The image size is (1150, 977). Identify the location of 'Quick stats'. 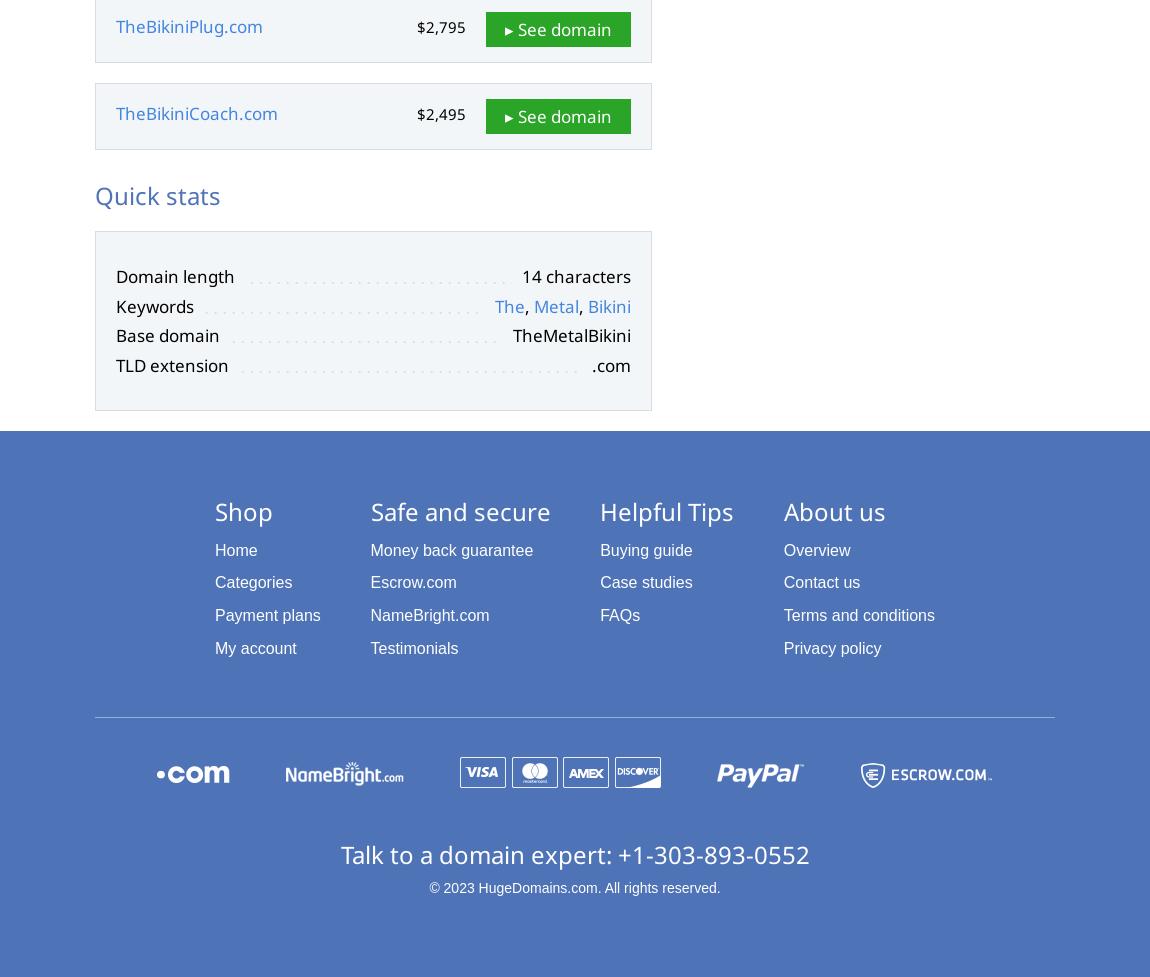
(157, 194).